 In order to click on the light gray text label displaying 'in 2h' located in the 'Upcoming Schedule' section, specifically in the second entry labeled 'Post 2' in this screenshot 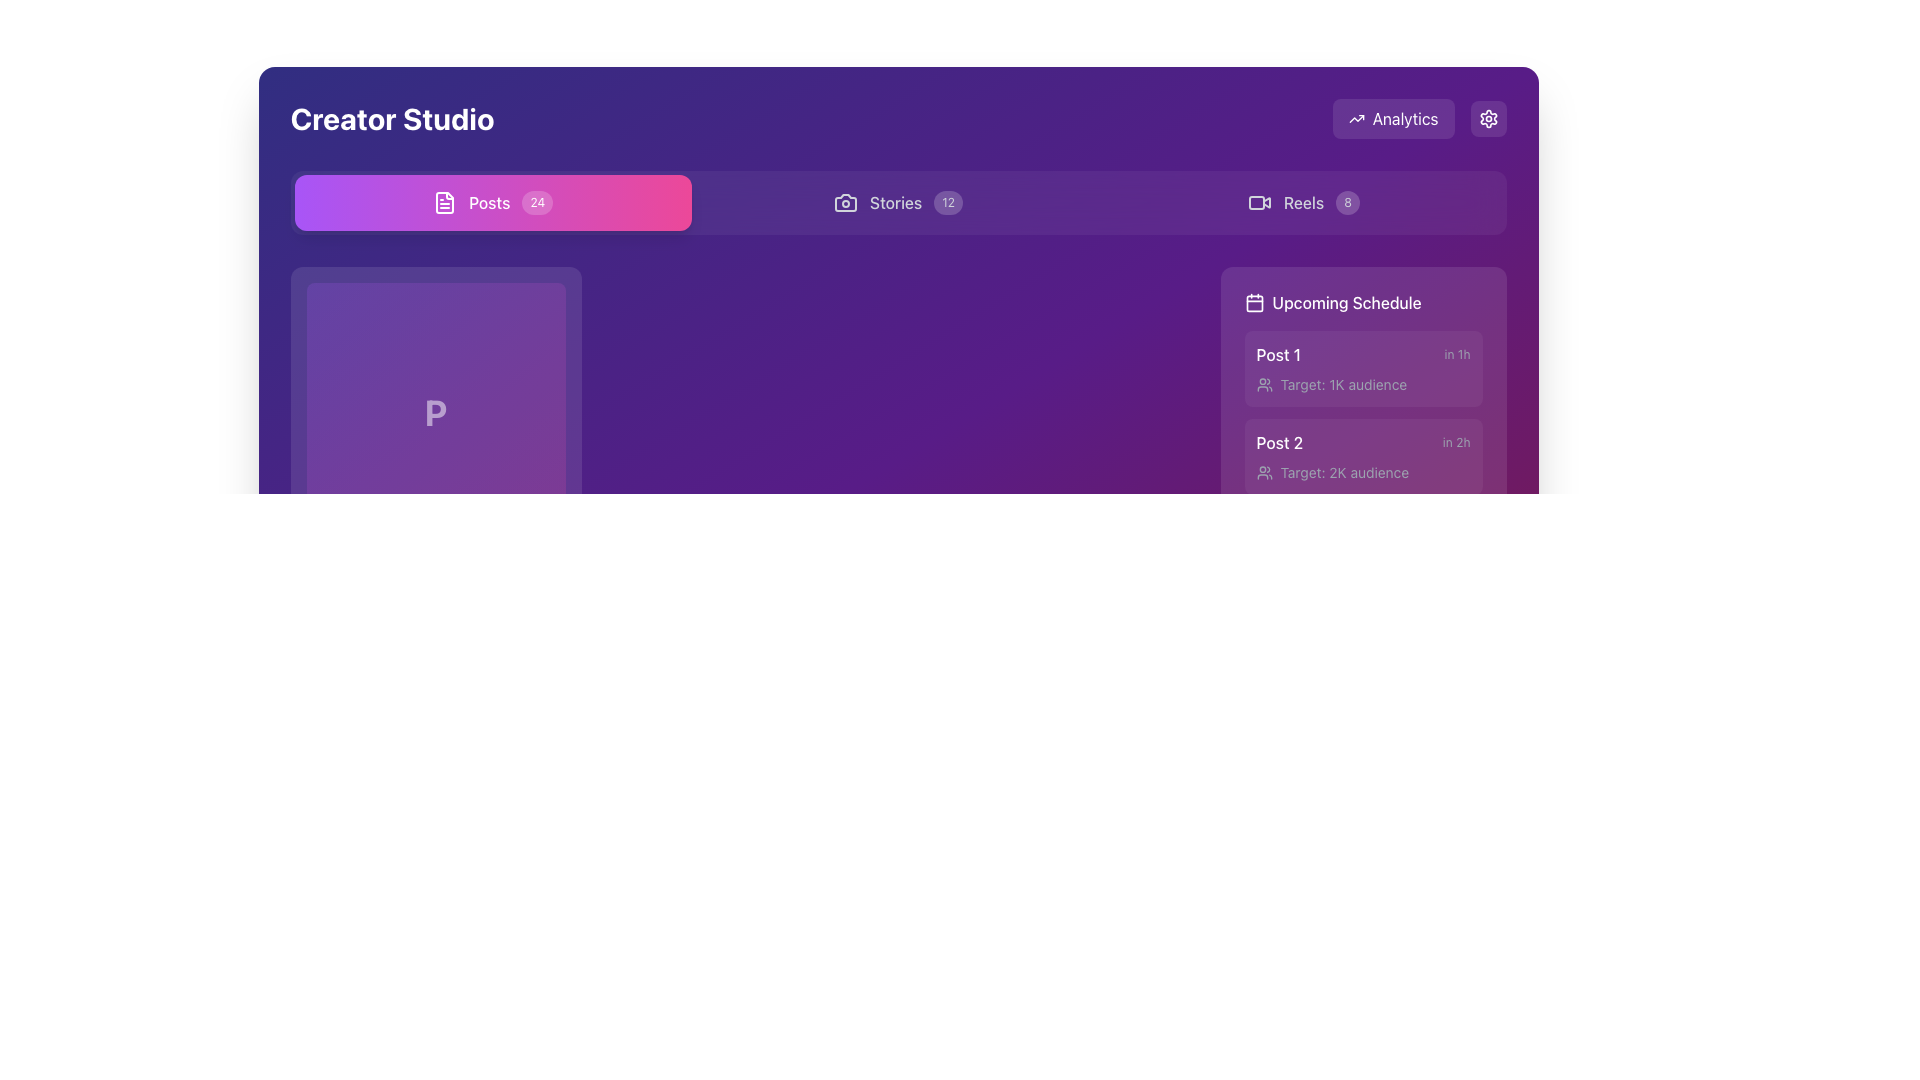, I will do `click(1456, 442)`.